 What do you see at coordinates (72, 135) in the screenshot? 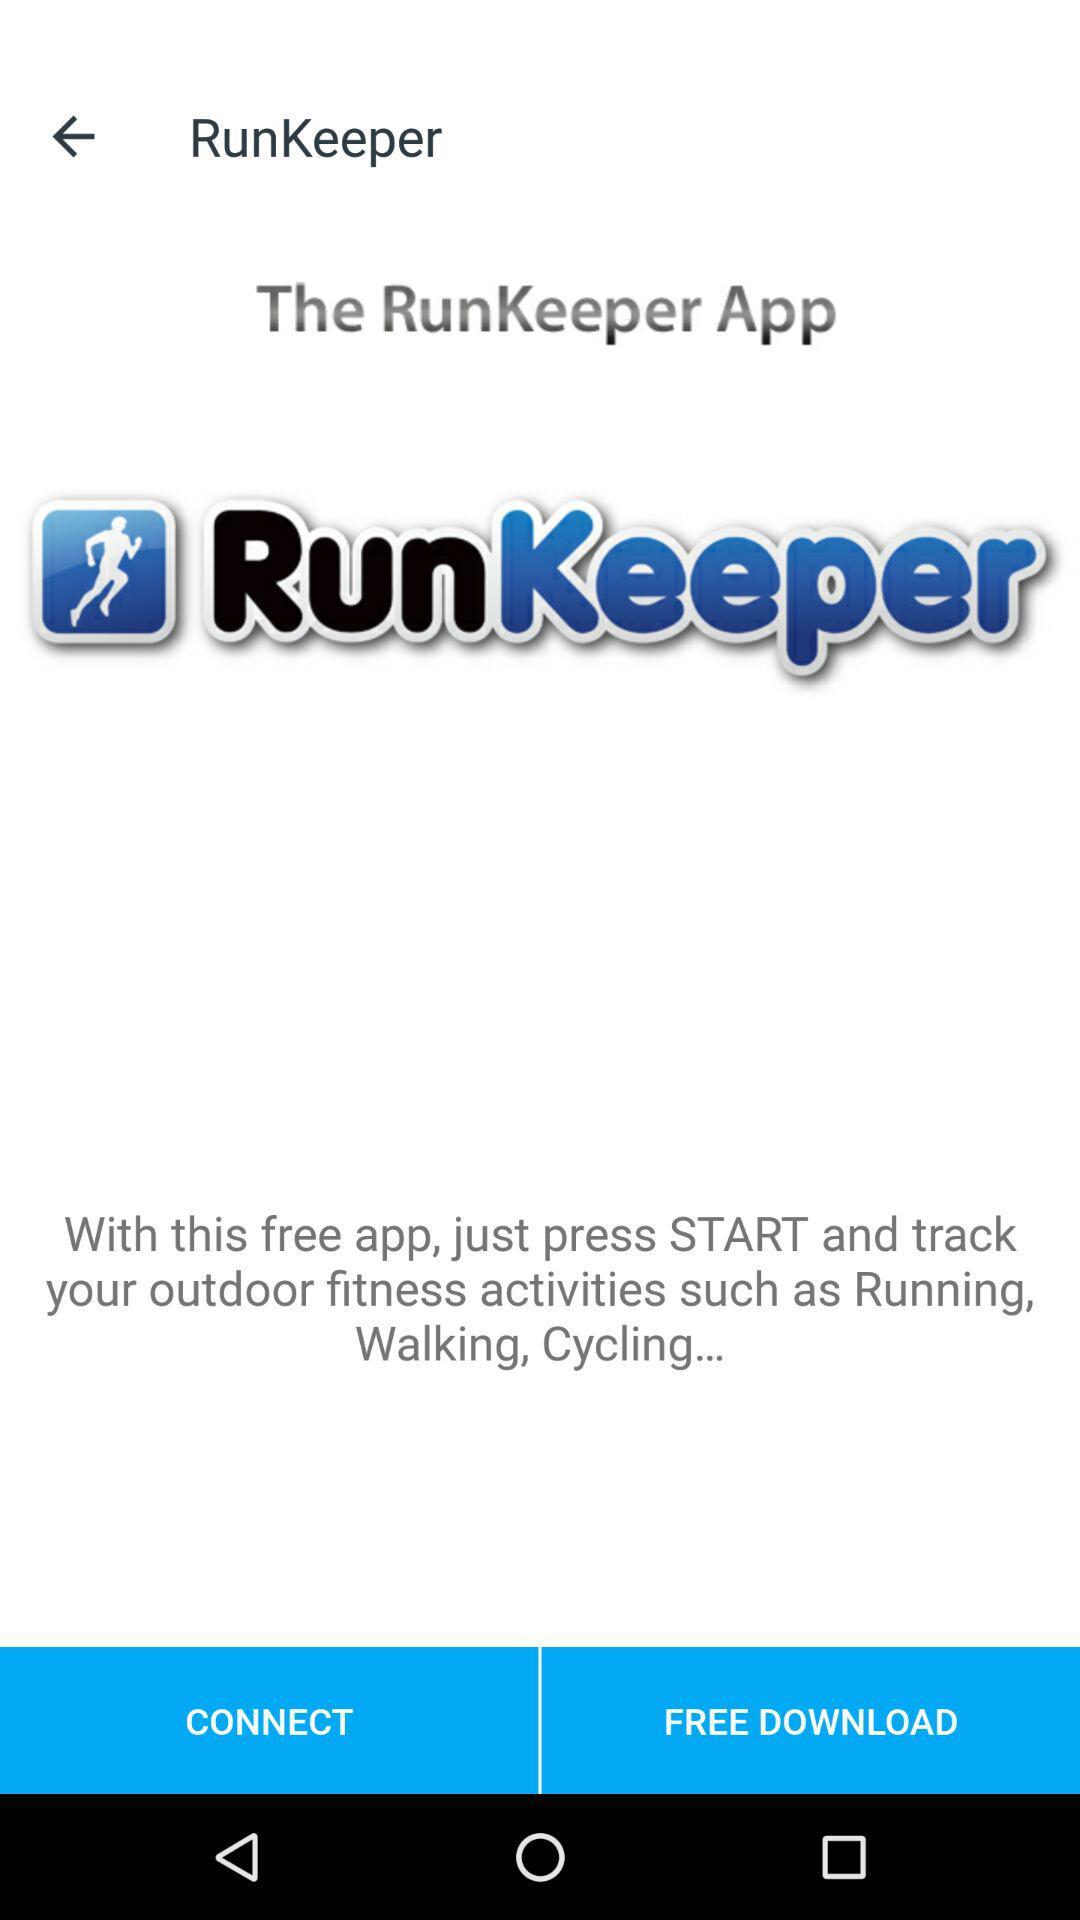
I see `the item next to runkeeper` at bounding box center [72, 135].